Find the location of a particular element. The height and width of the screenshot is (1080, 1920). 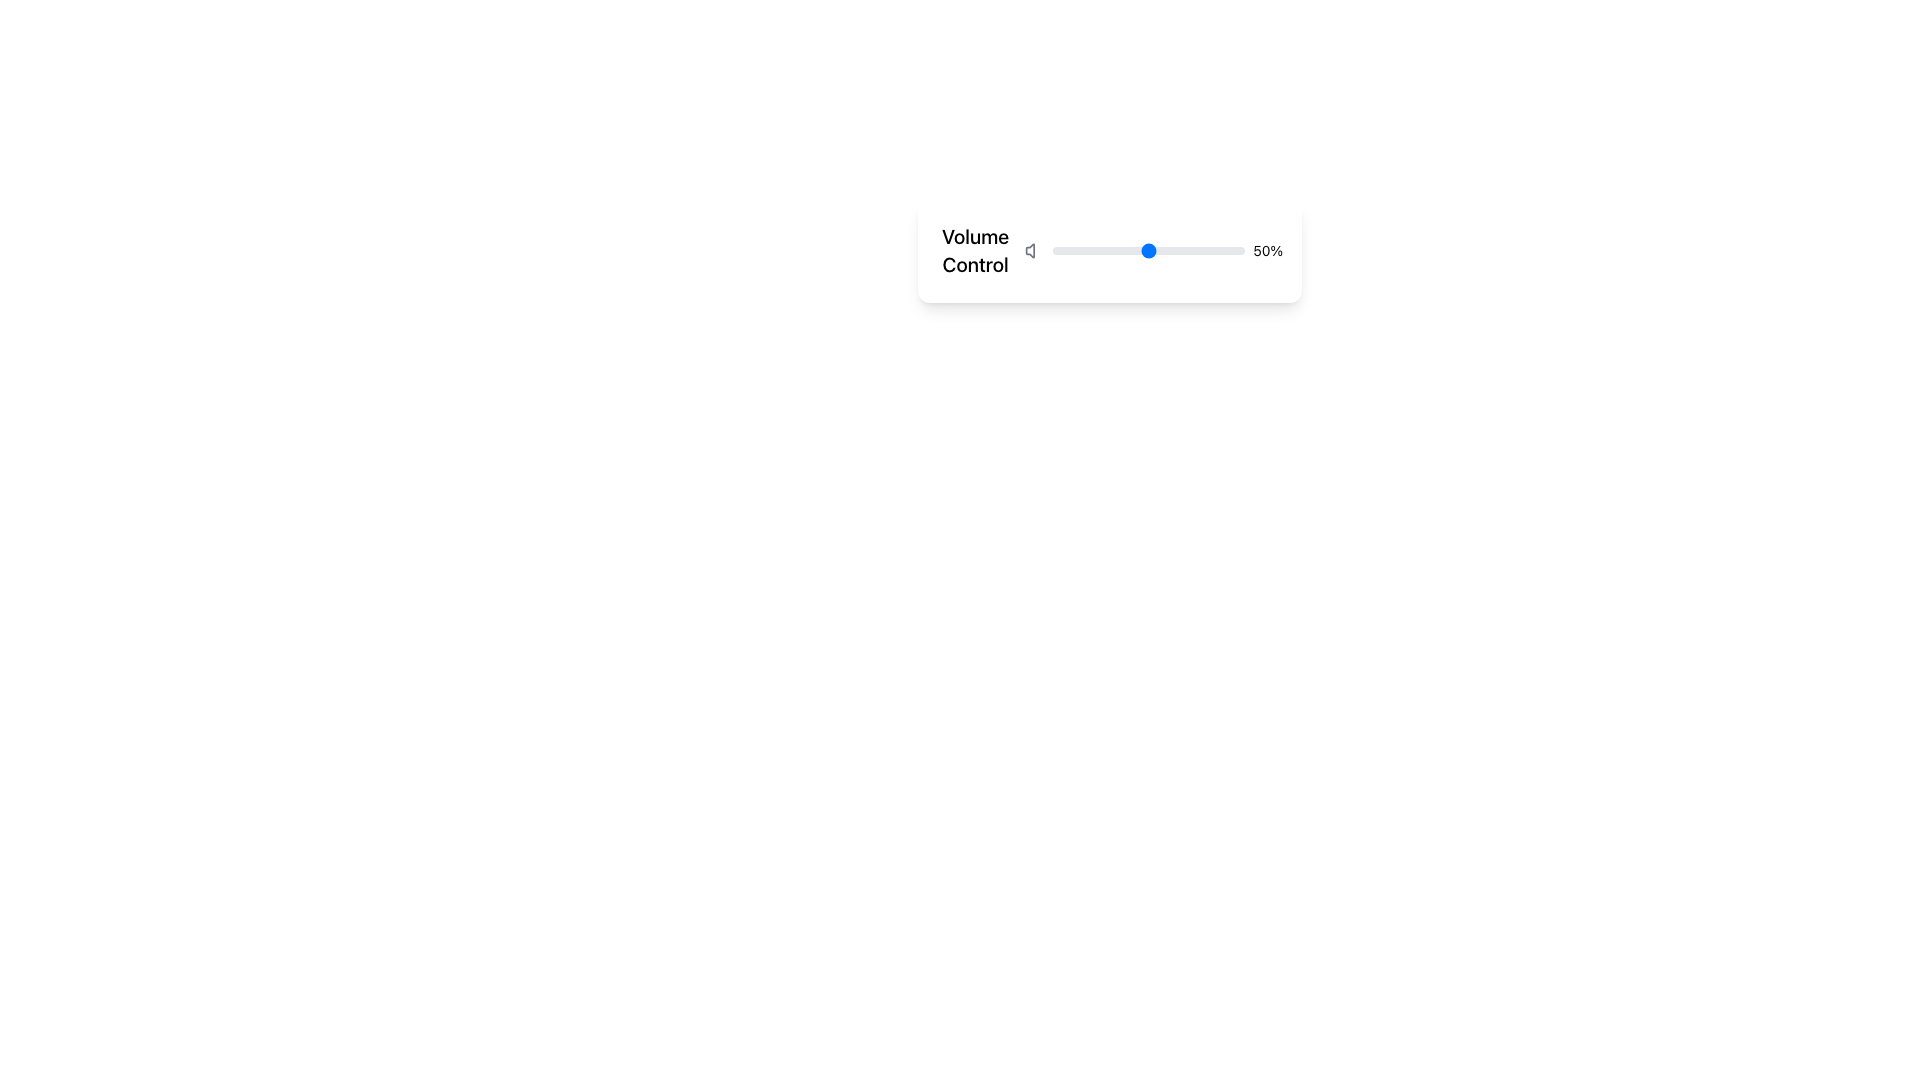

the slider is located at coordinates (1079, 249).